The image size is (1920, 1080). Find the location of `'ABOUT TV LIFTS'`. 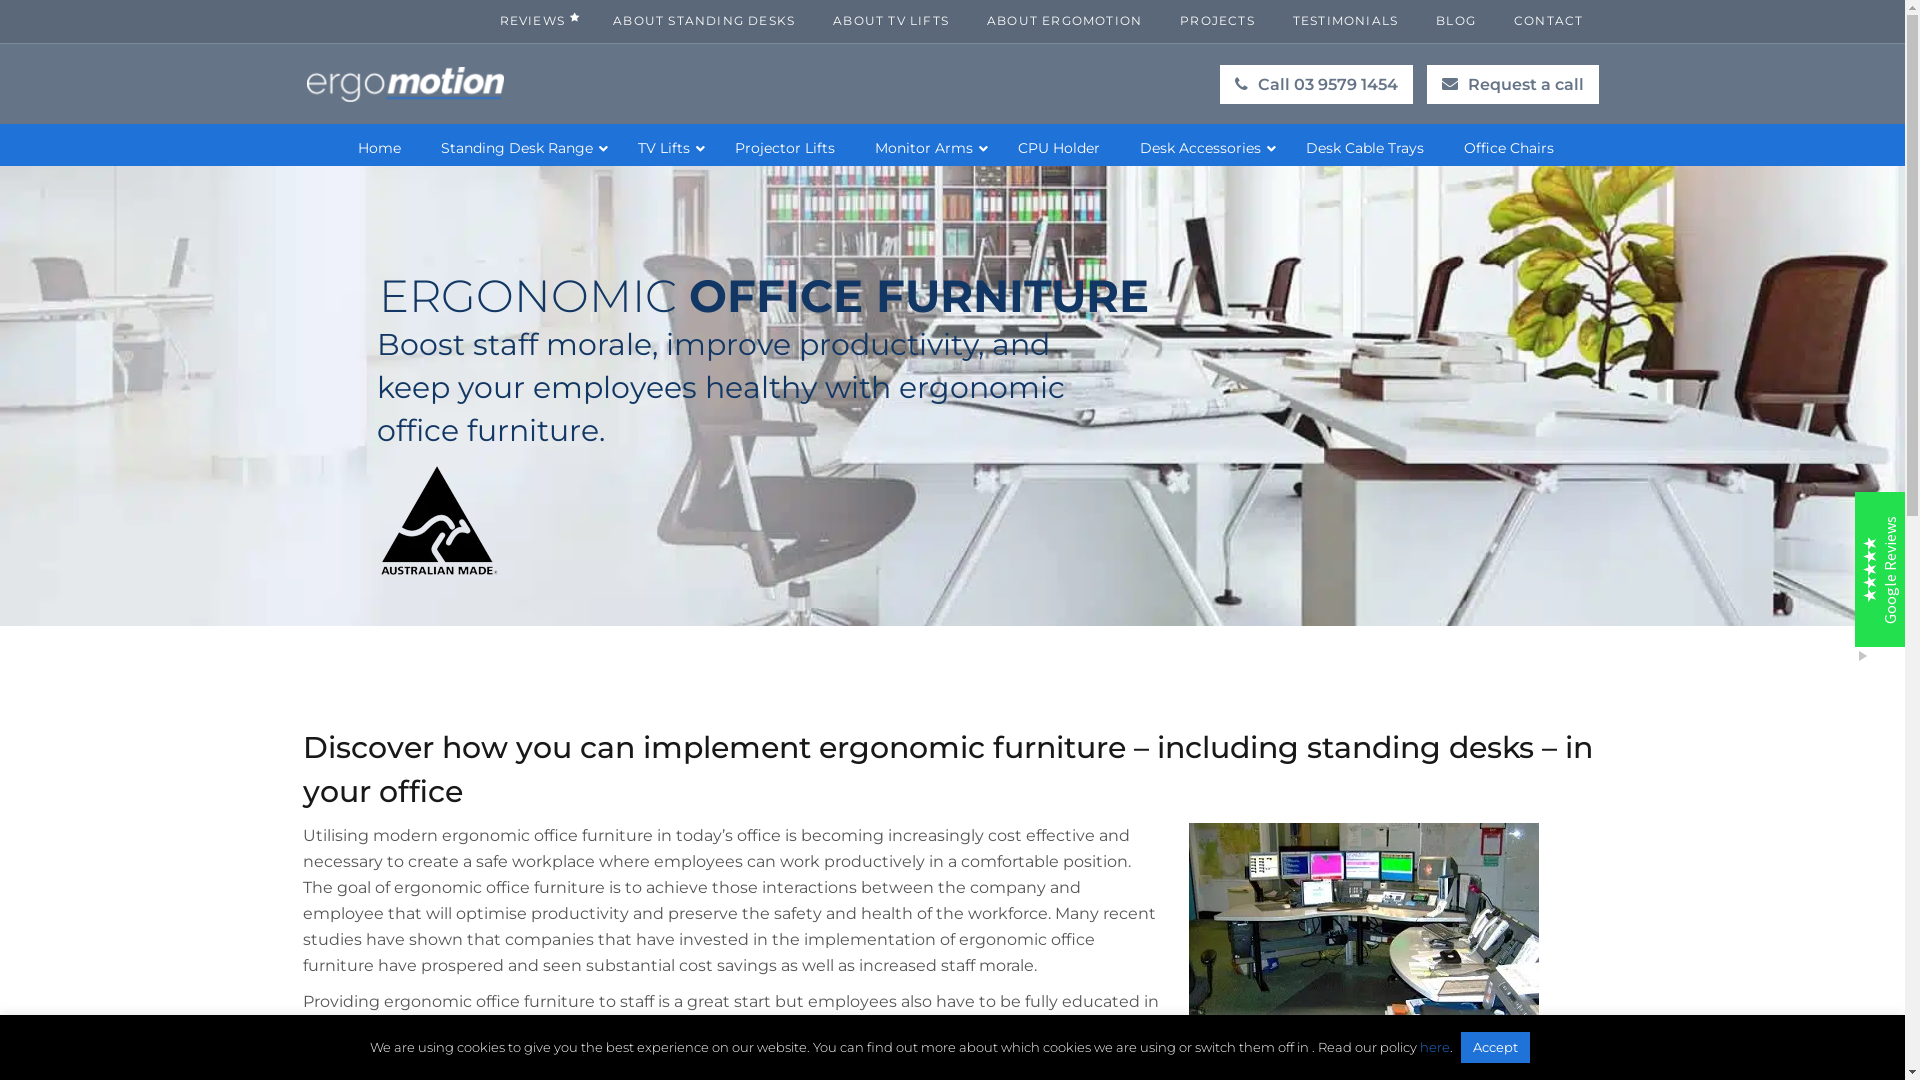

'ABOUT TV LIFTS' is located at coordinates (890, 20).